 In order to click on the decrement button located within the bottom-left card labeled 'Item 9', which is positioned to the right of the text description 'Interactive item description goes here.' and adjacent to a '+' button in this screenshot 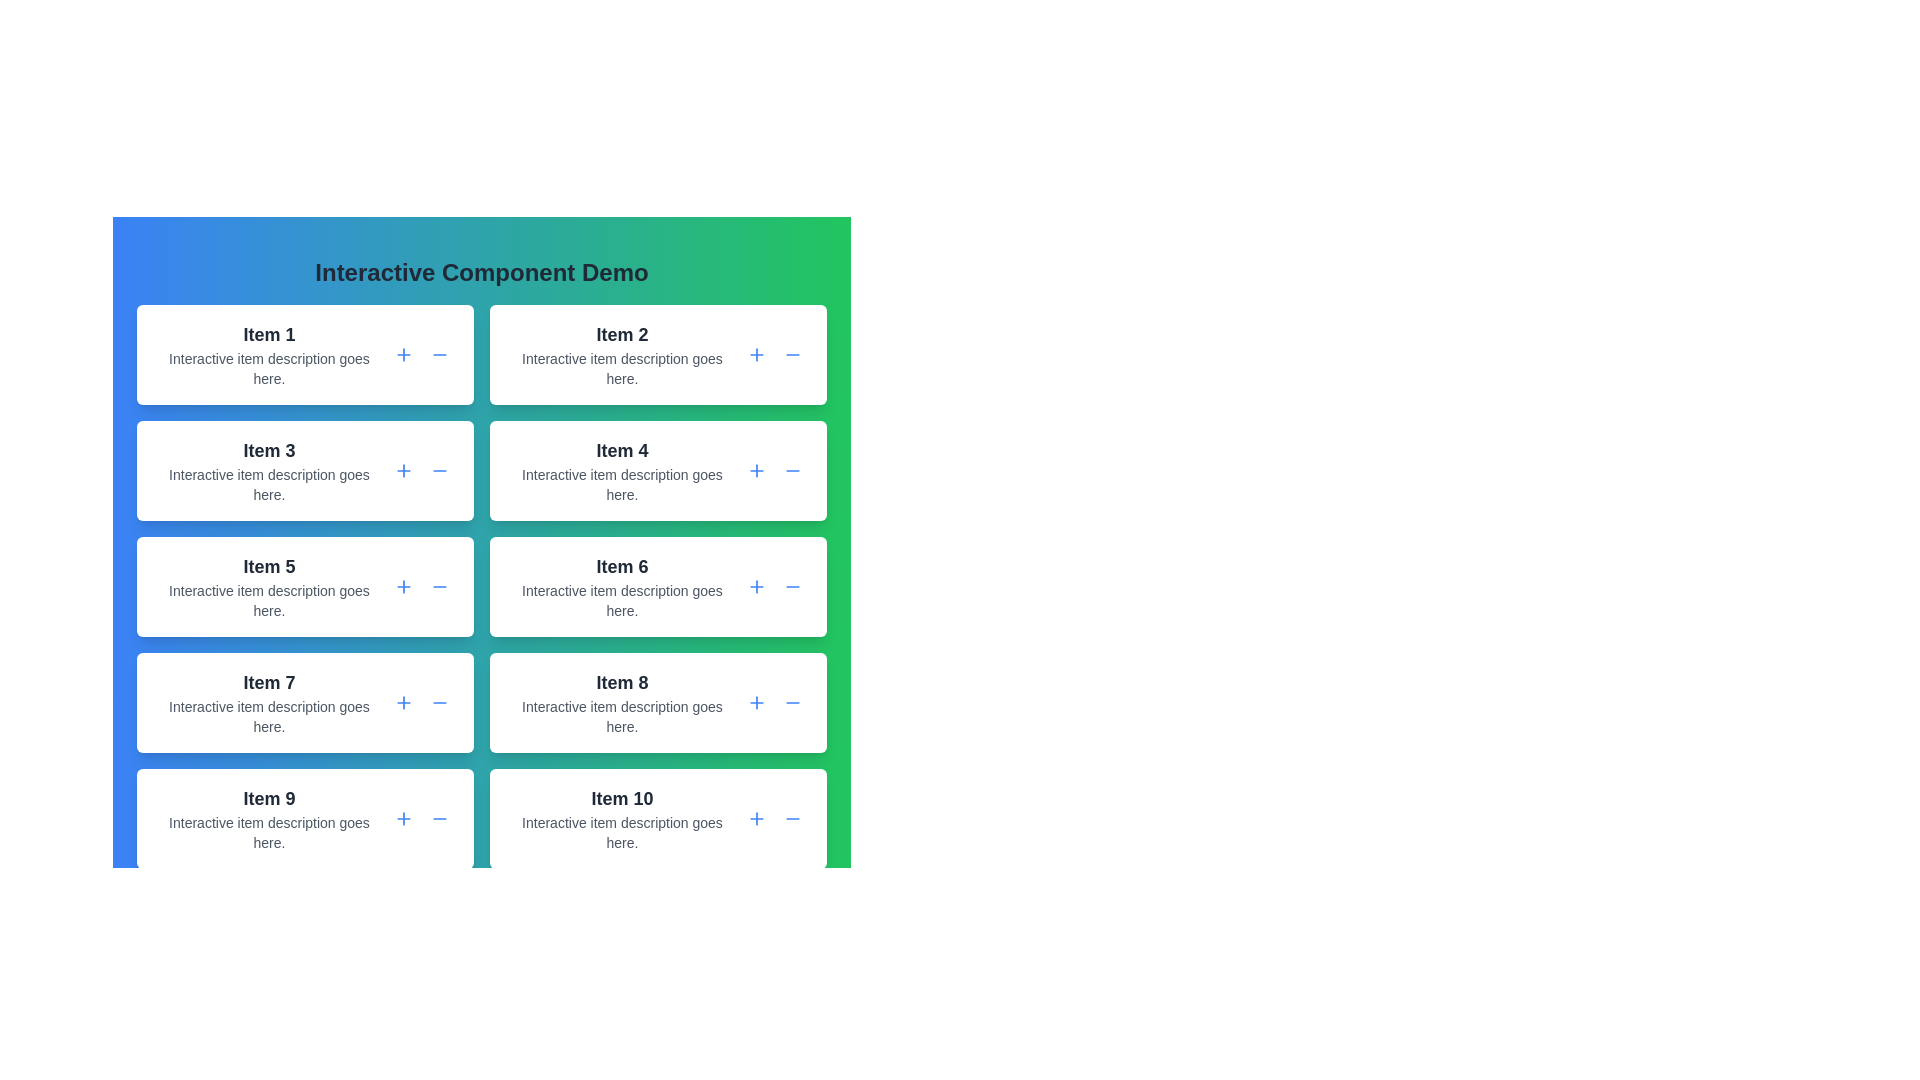, I will do `click(439, 818)`.